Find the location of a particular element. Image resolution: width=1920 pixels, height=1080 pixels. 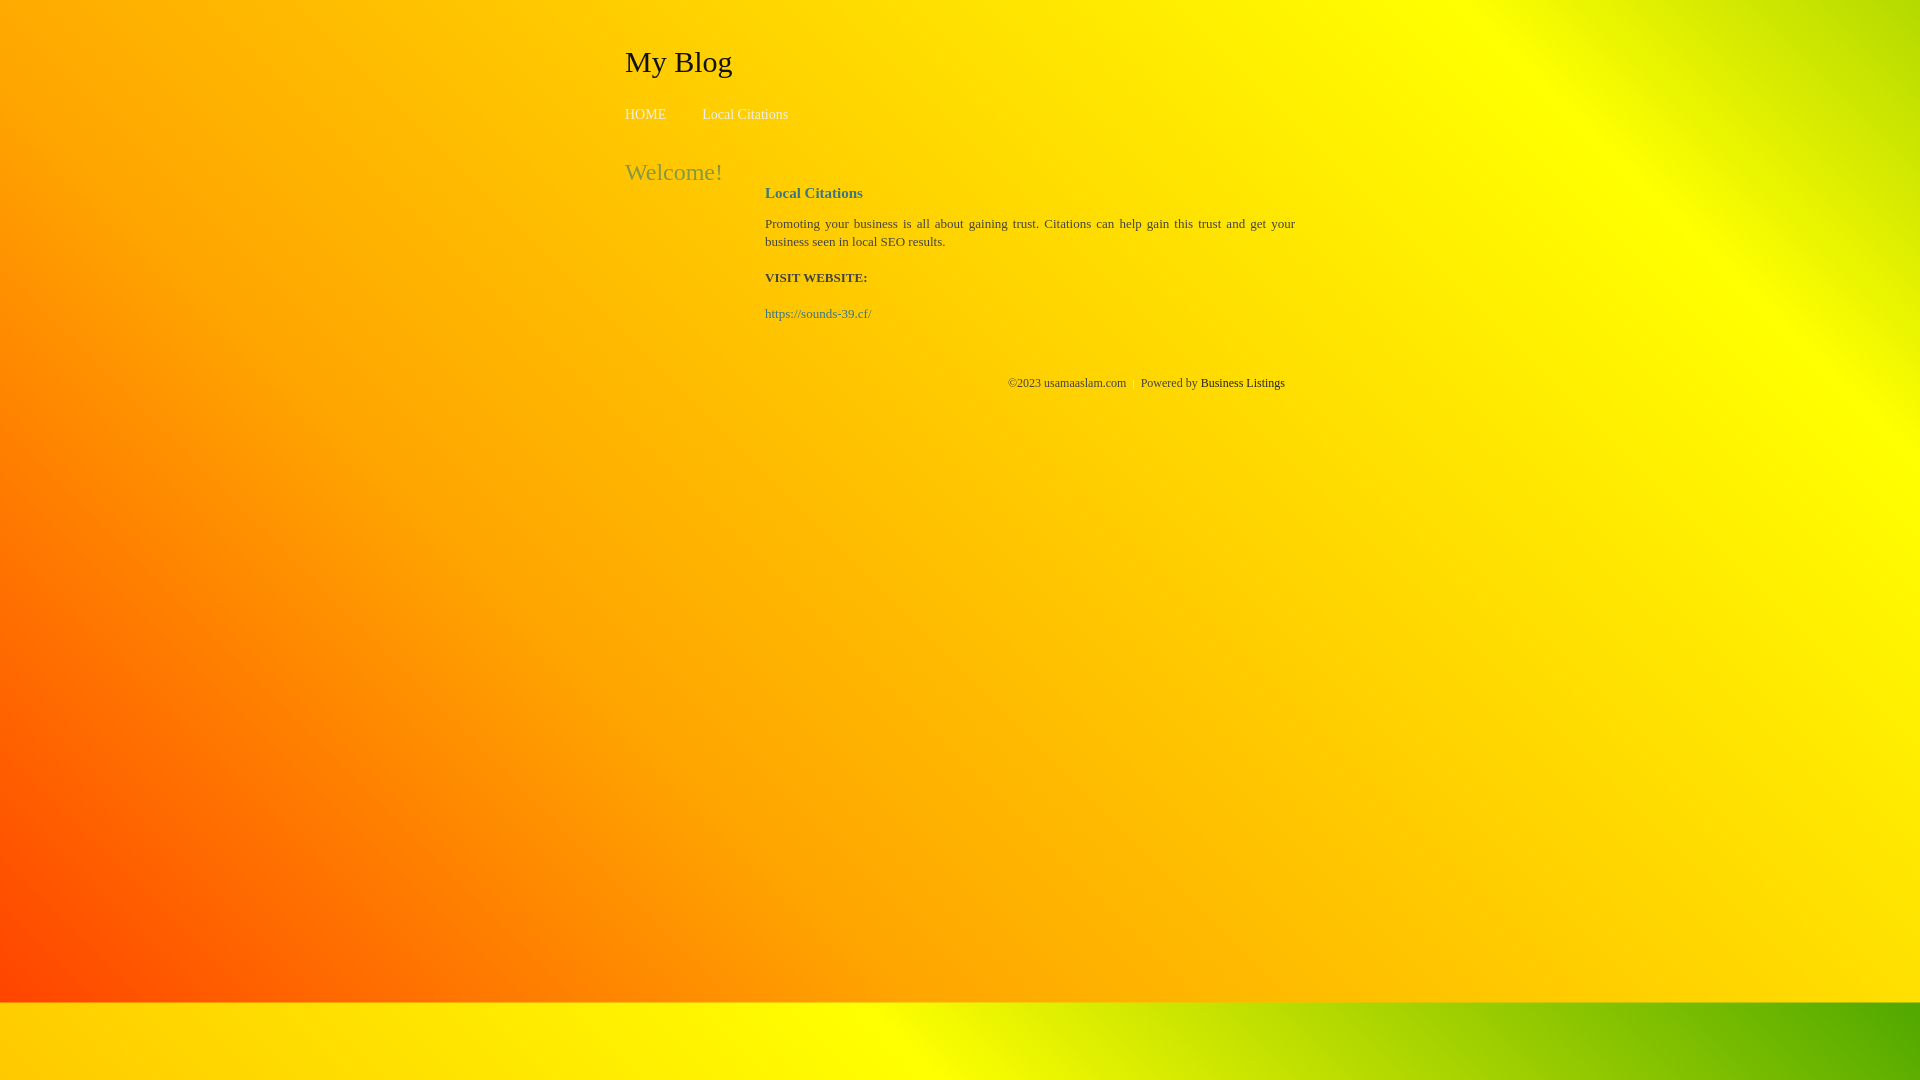

'HOME' is located at coordinates (645, 114).